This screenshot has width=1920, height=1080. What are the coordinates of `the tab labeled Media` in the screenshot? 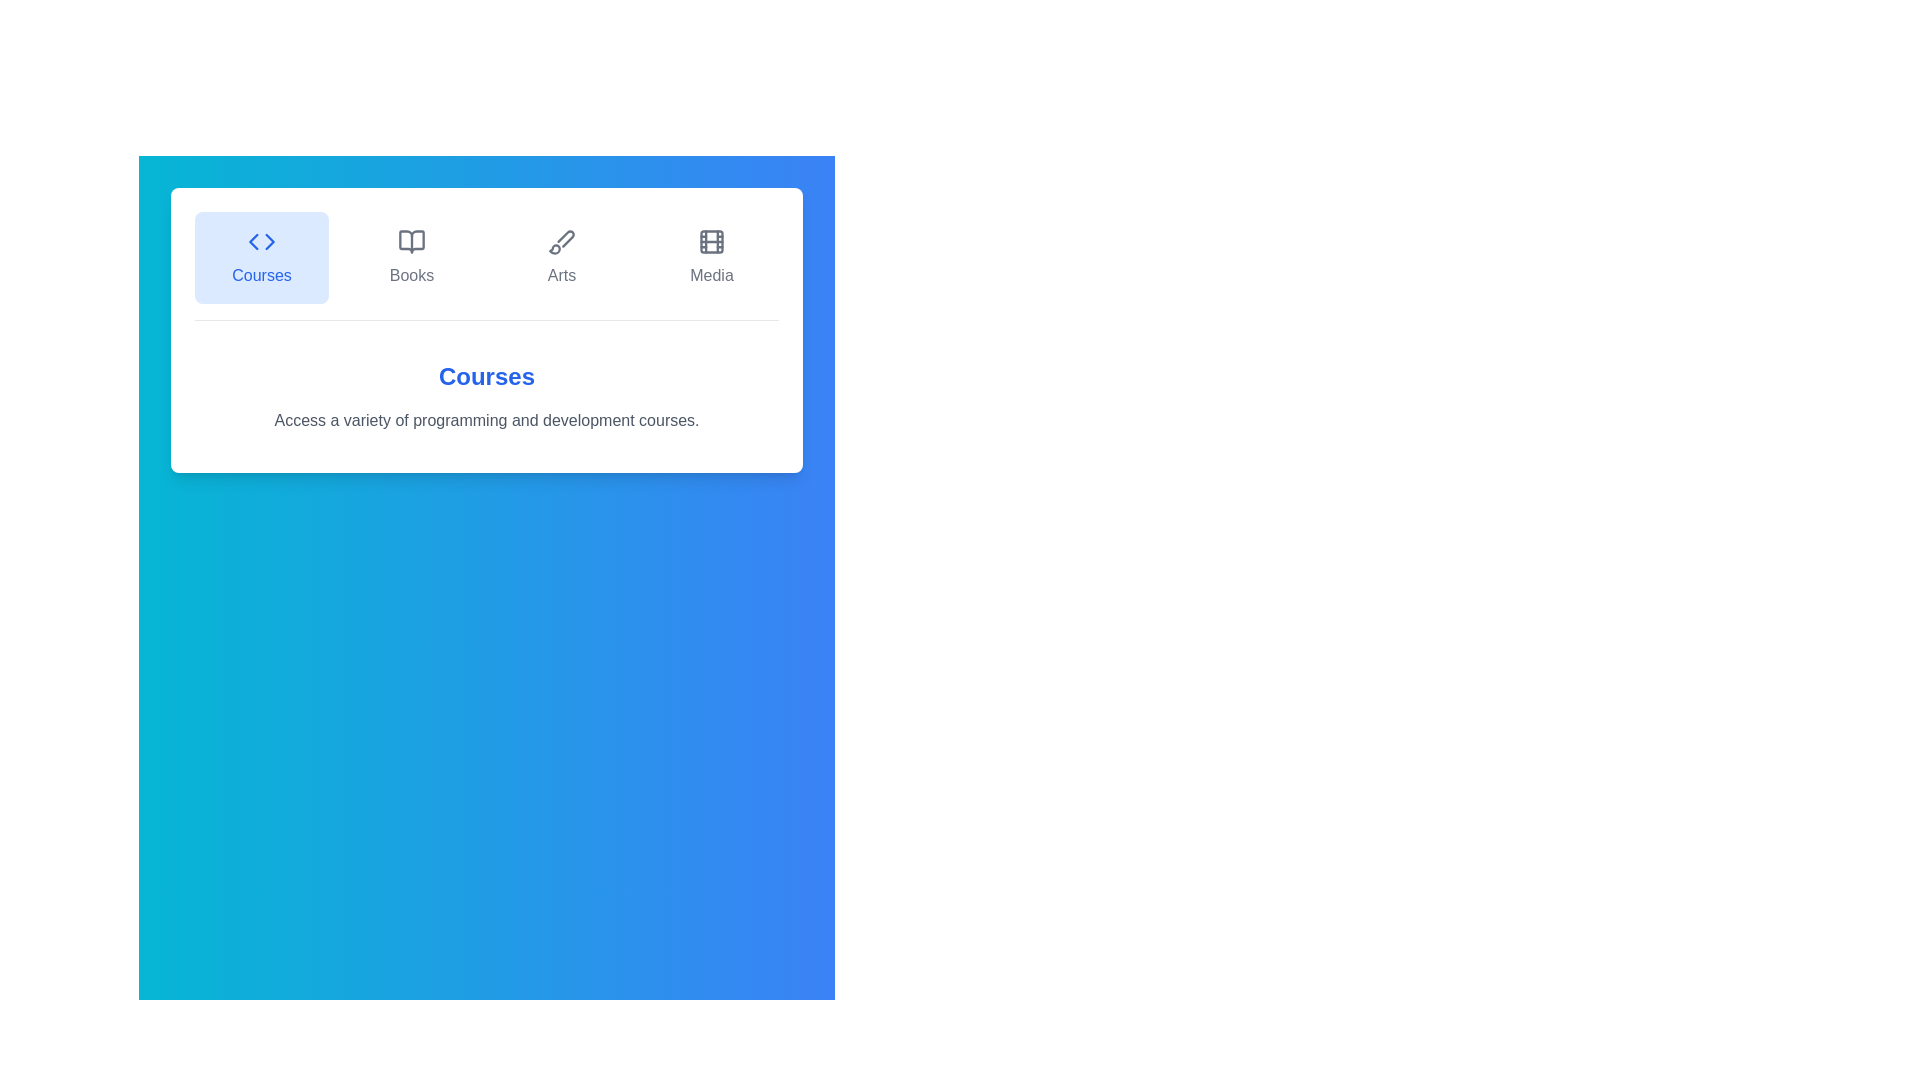 It's located at (711, 257).